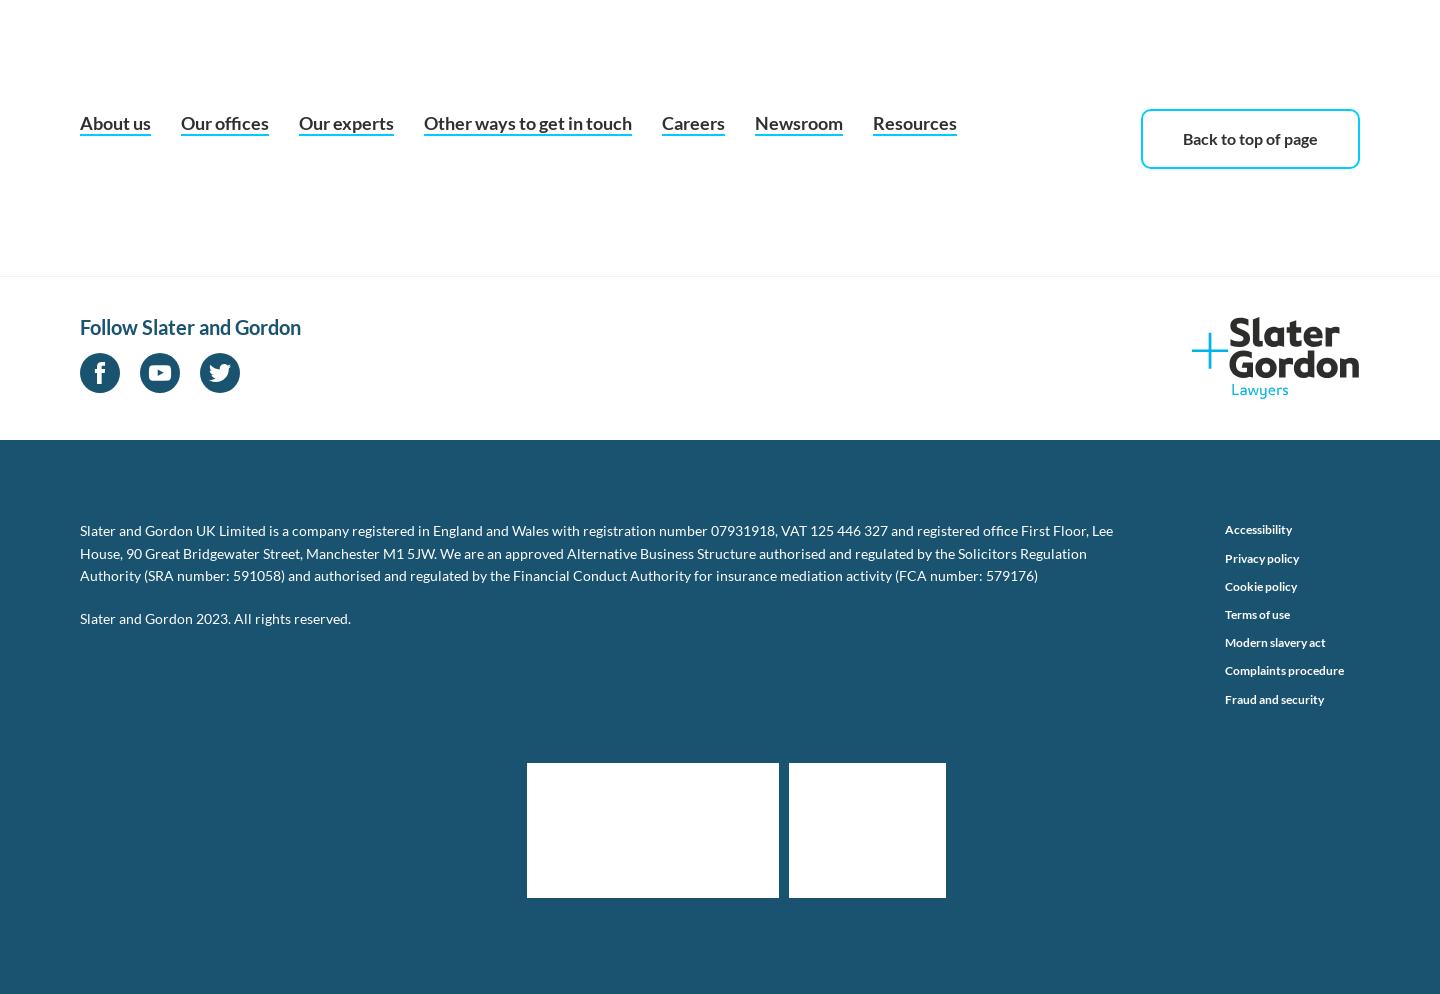  Describe the element at coordinates (914, 121) in the screenshot. I see `'Resources'` at that location.